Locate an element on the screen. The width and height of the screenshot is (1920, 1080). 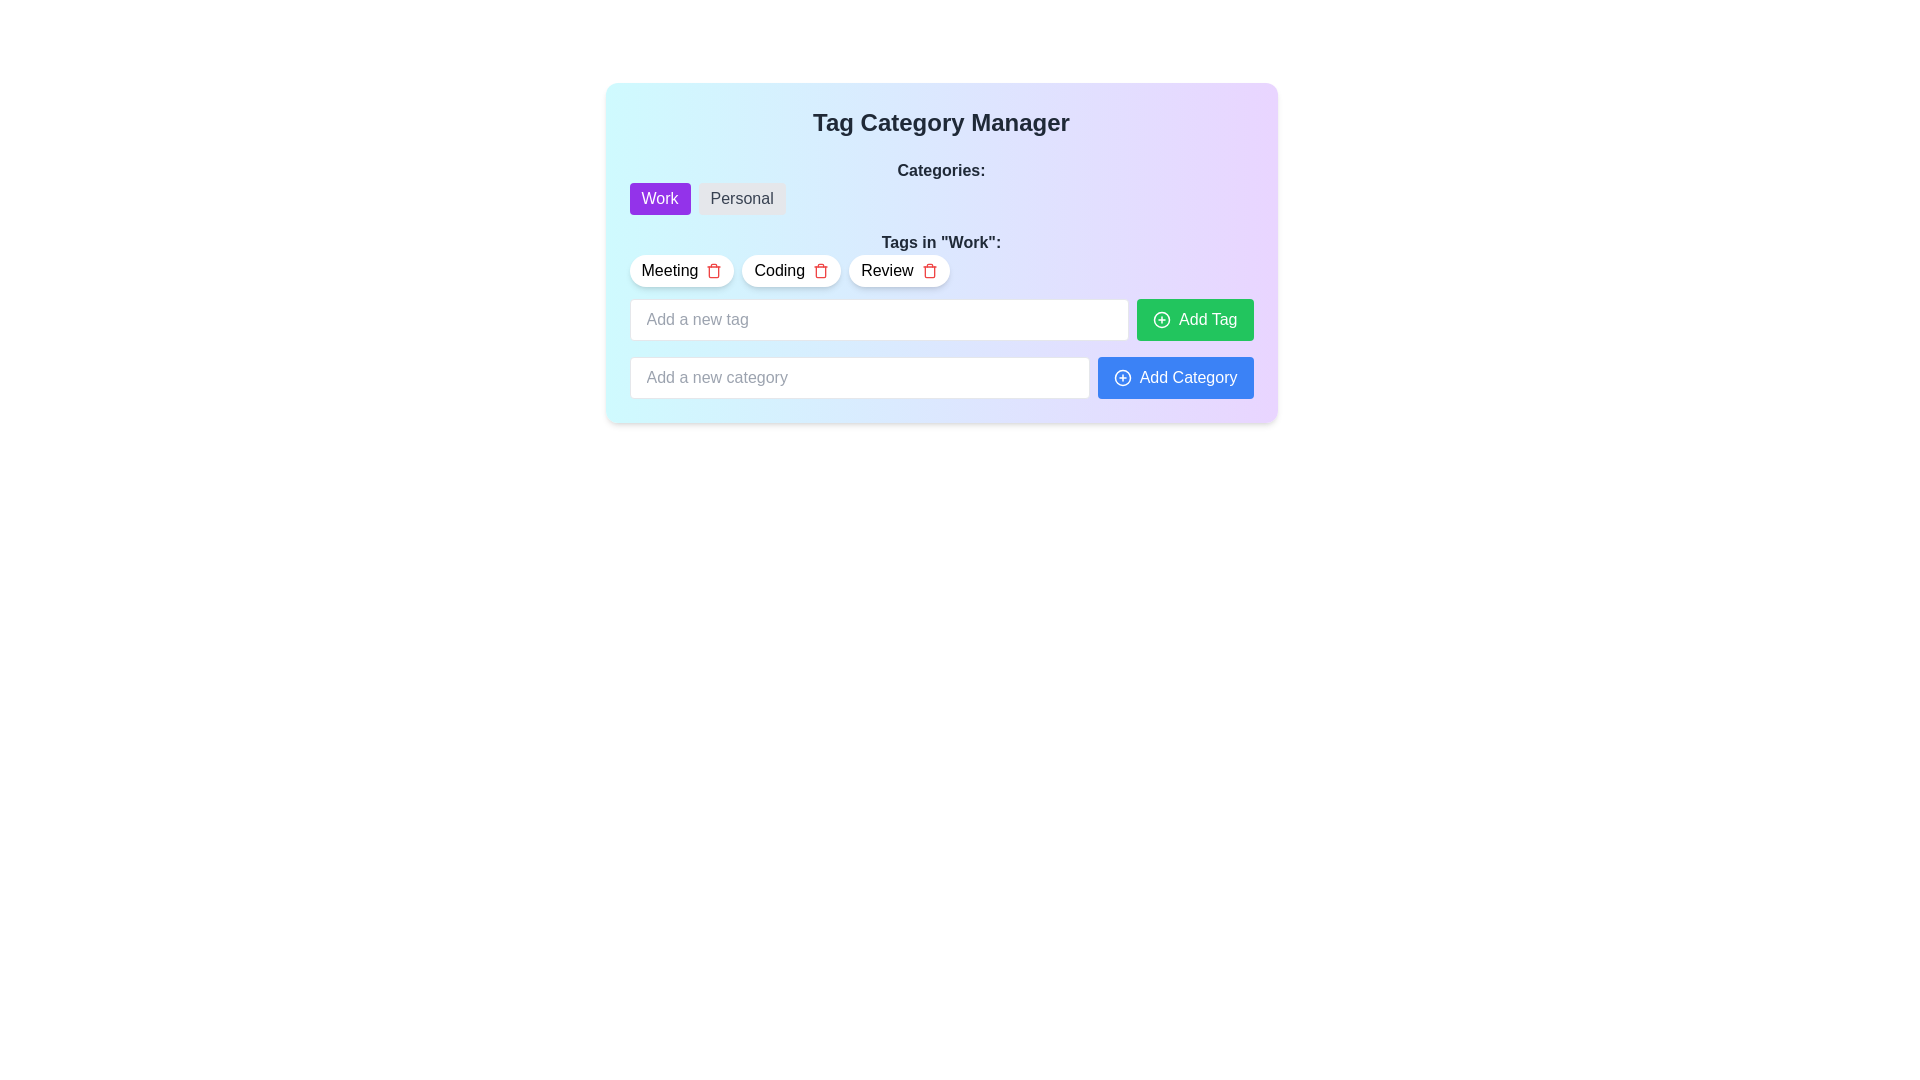
the red trash icon embedded in the 'Review' button is located at coordinates (928, 270).